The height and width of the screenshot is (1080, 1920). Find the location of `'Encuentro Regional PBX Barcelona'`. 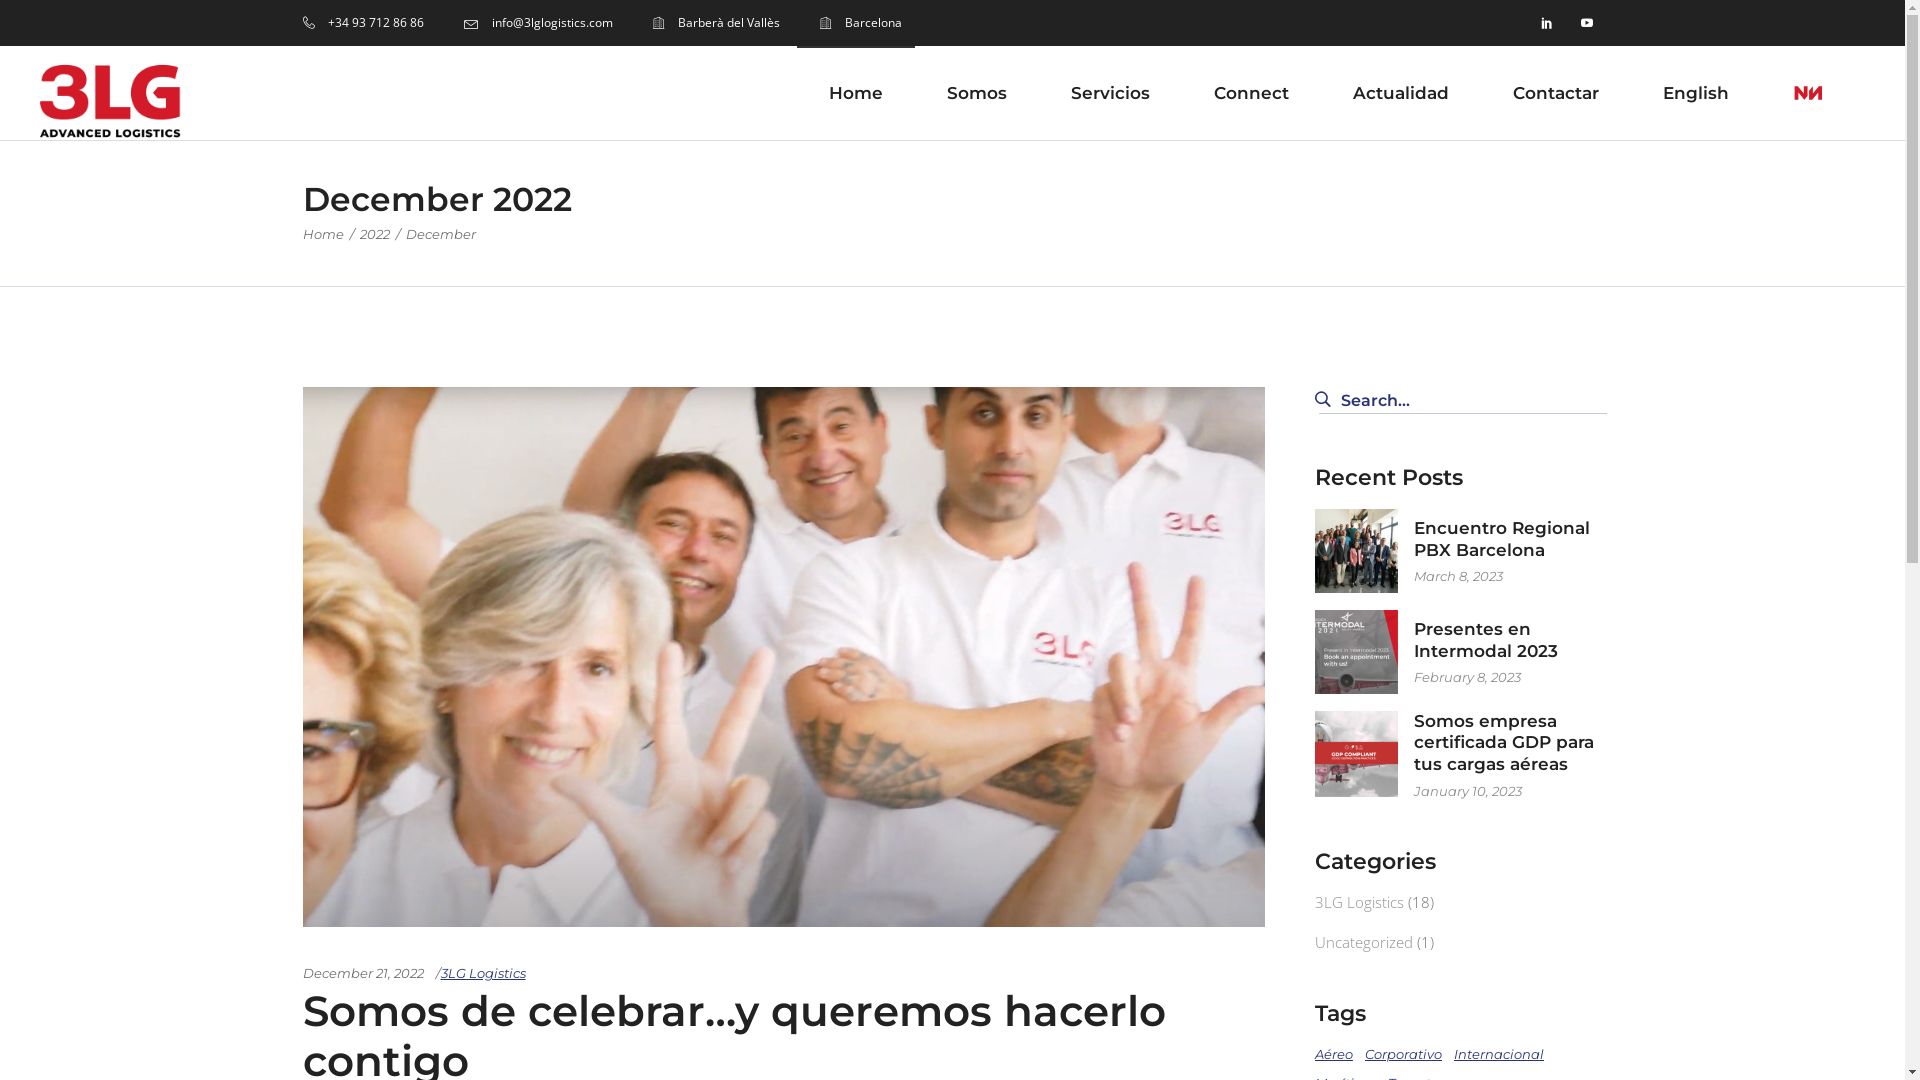

'Encuentro Regional PBX Barcelona' is located at coordinates (1315, 550).